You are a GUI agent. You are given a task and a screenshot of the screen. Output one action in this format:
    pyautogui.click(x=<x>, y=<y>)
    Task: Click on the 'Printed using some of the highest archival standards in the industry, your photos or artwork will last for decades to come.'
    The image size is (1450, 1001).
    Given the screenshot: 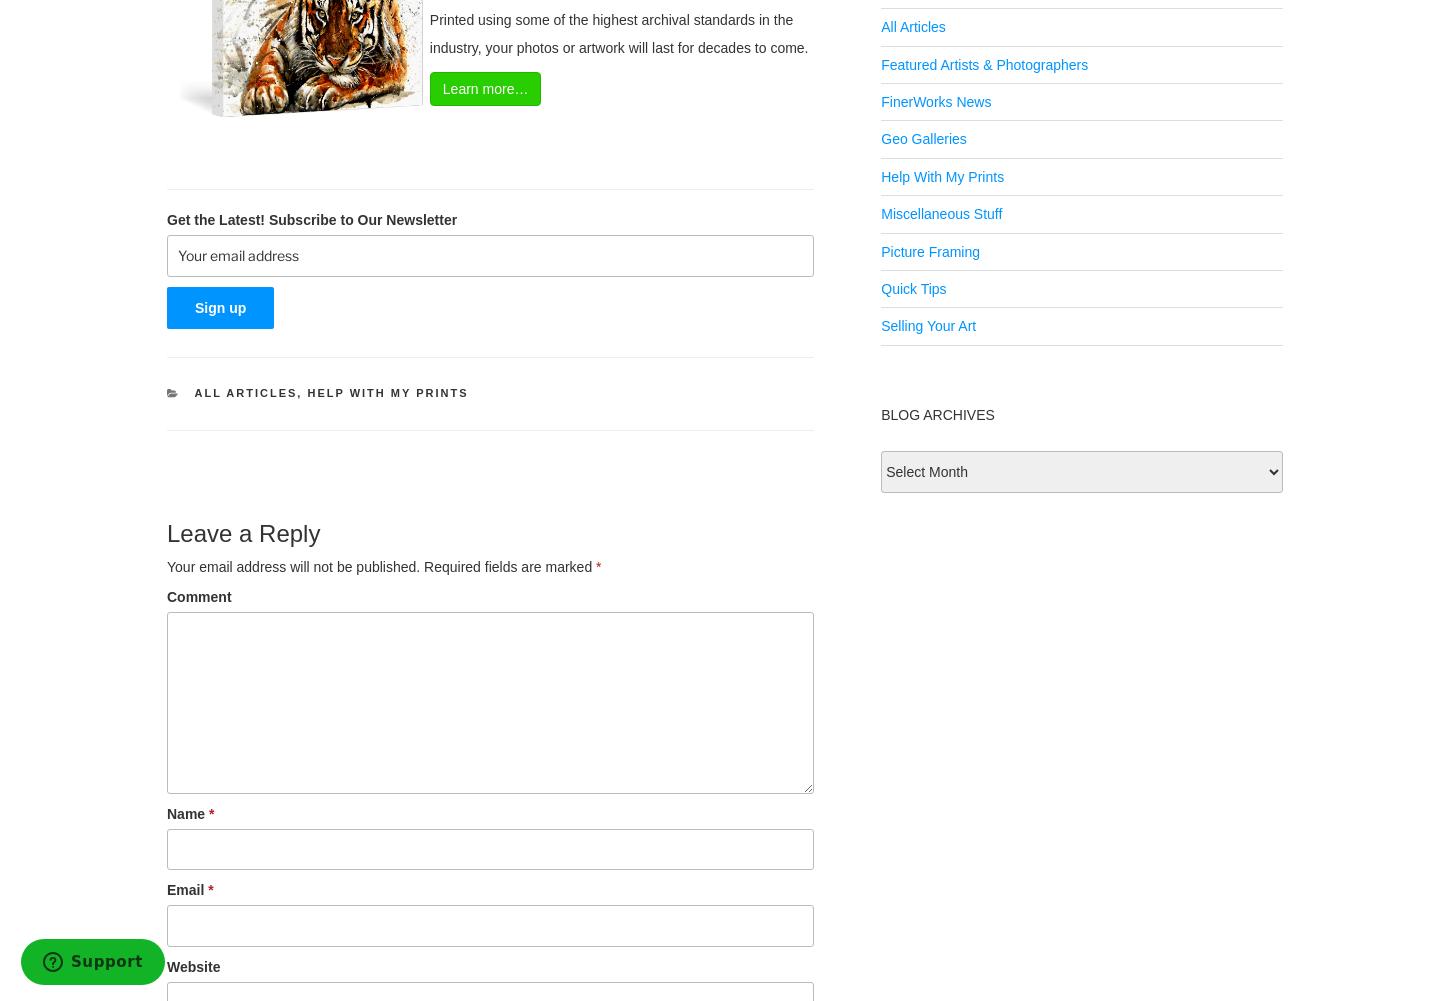 What is the action you would take?
    pyautogui.click(x=428, y=34)
    